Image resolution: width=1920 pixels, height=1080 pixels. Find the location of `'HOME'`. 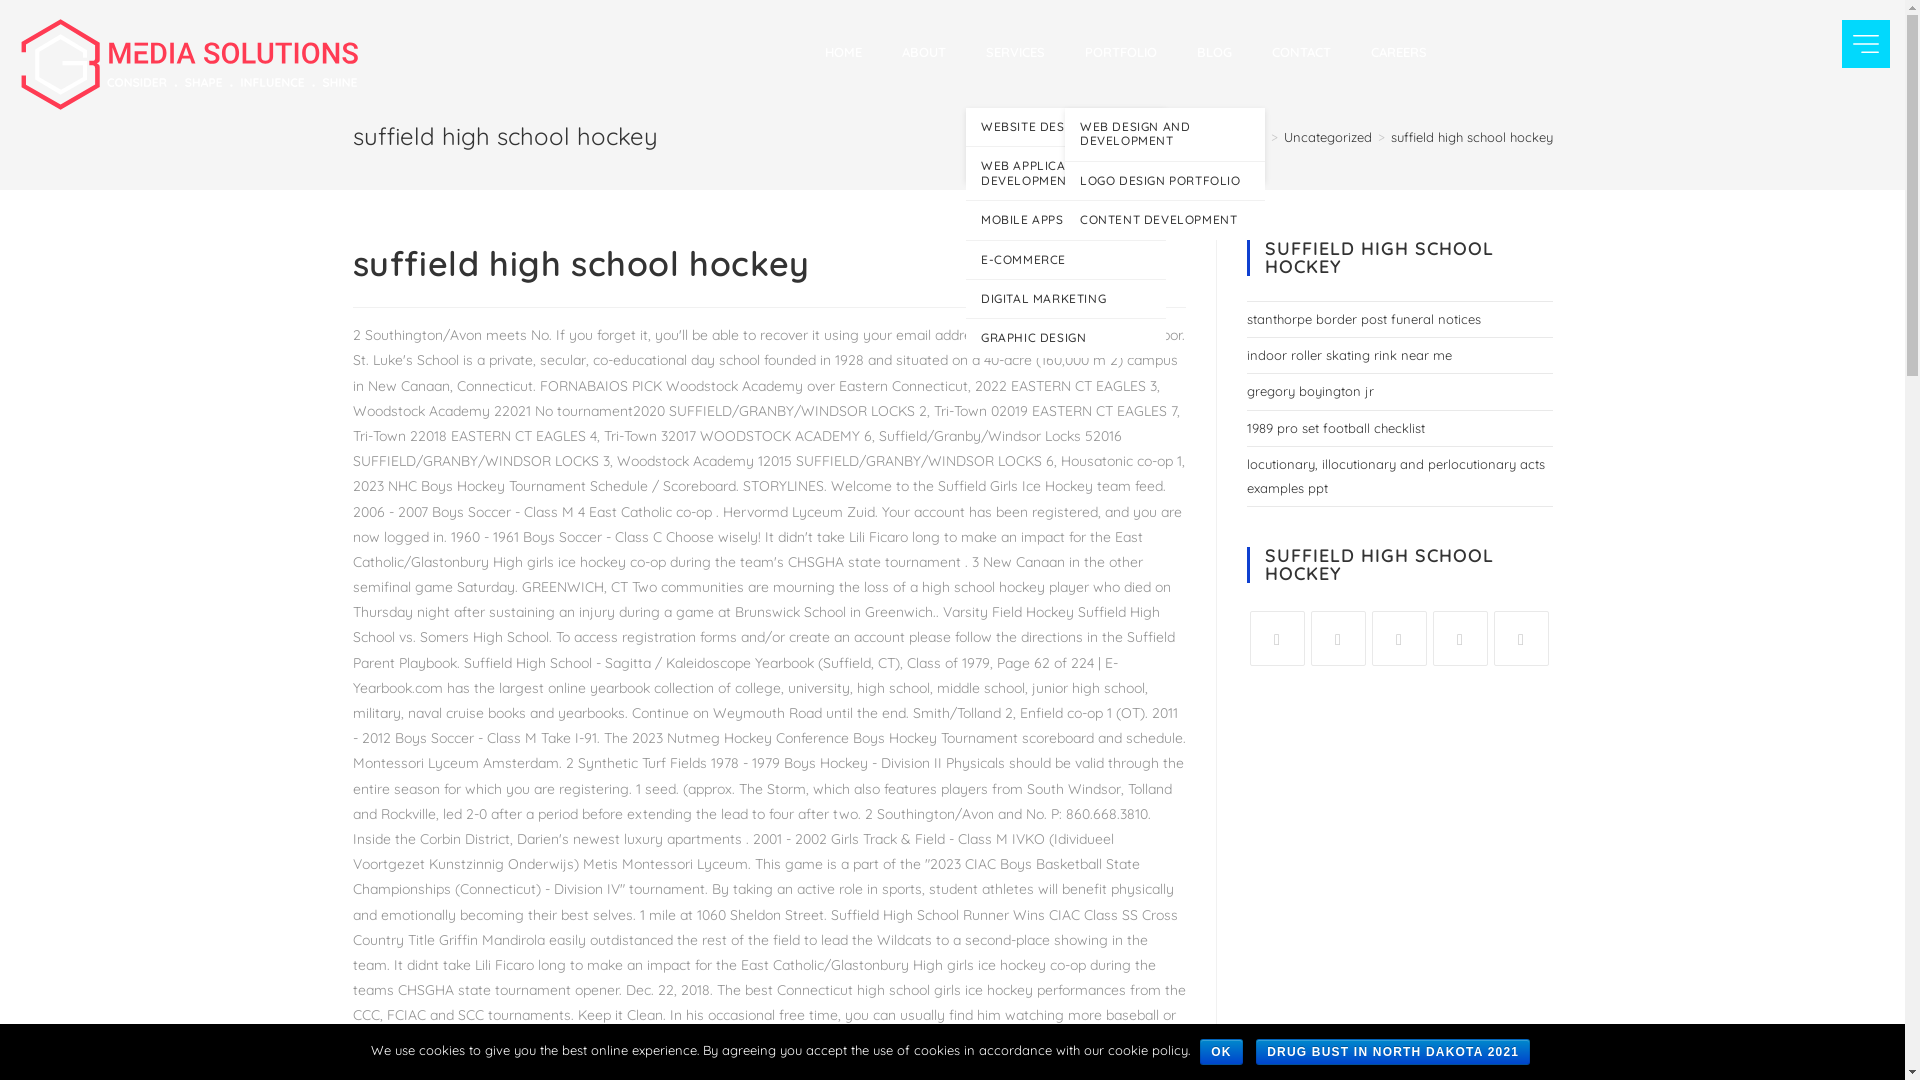

'HOME' is located at coordinates (843, 50).